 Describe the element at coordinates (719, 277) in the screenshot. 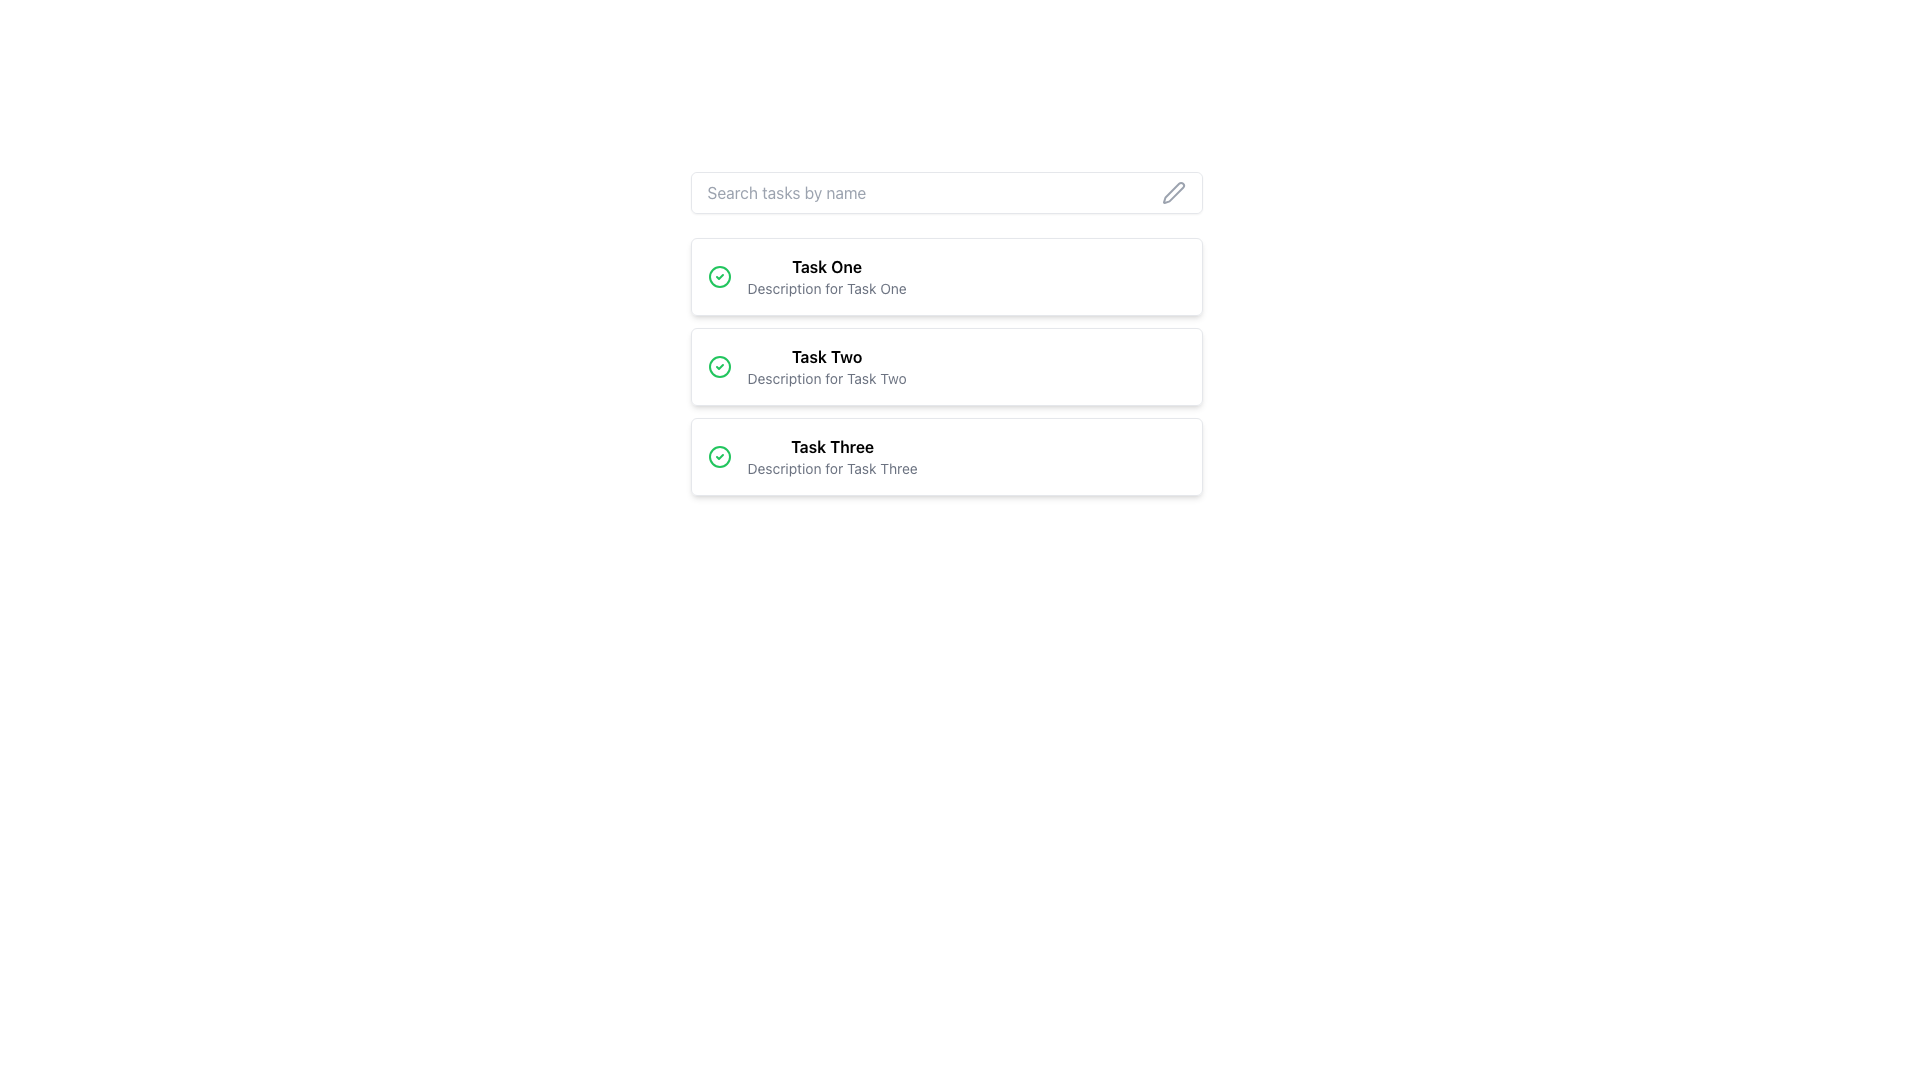

I see `the completion status icon represented by a checkmark, located to the left of the 'Task One' title in the first task card` at that location.